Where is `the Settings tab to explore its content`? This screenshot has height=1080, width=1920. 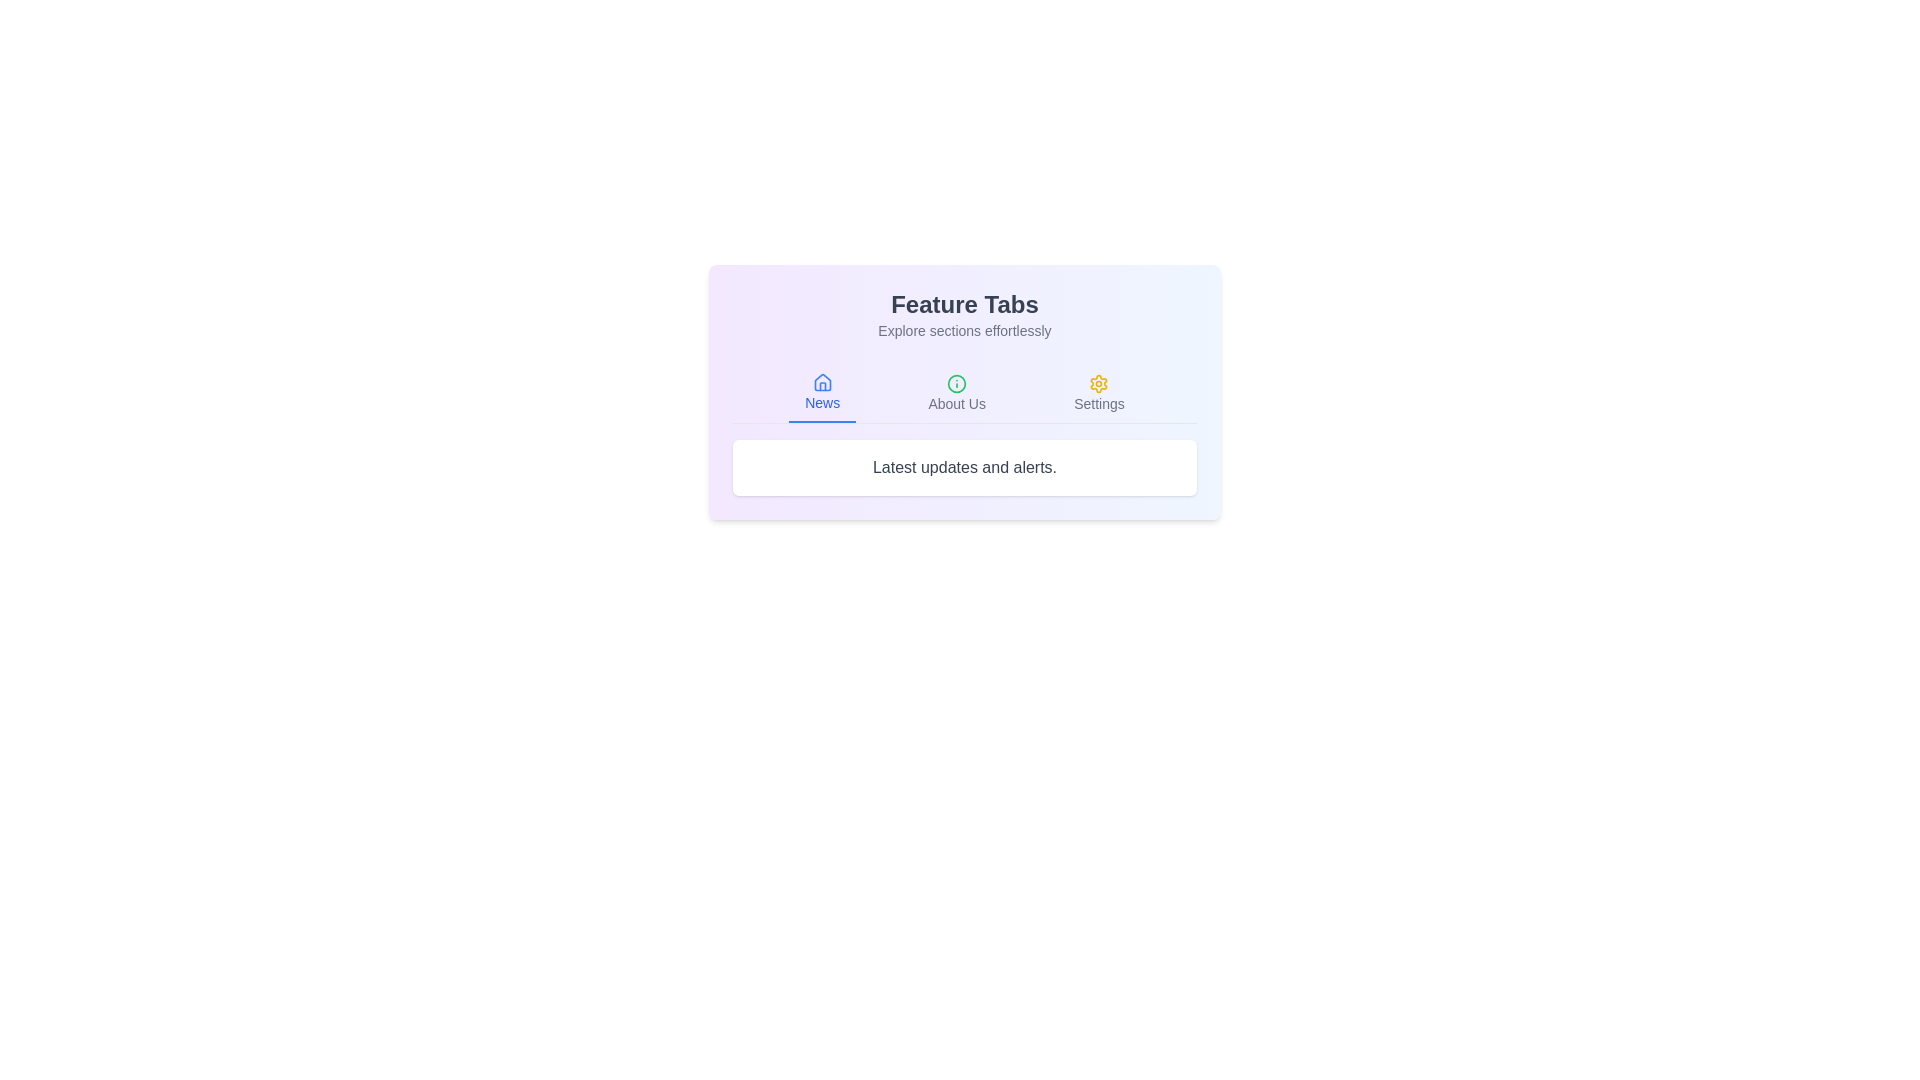
the Settings tab to explore its content is located at coordinates (1098, 393).